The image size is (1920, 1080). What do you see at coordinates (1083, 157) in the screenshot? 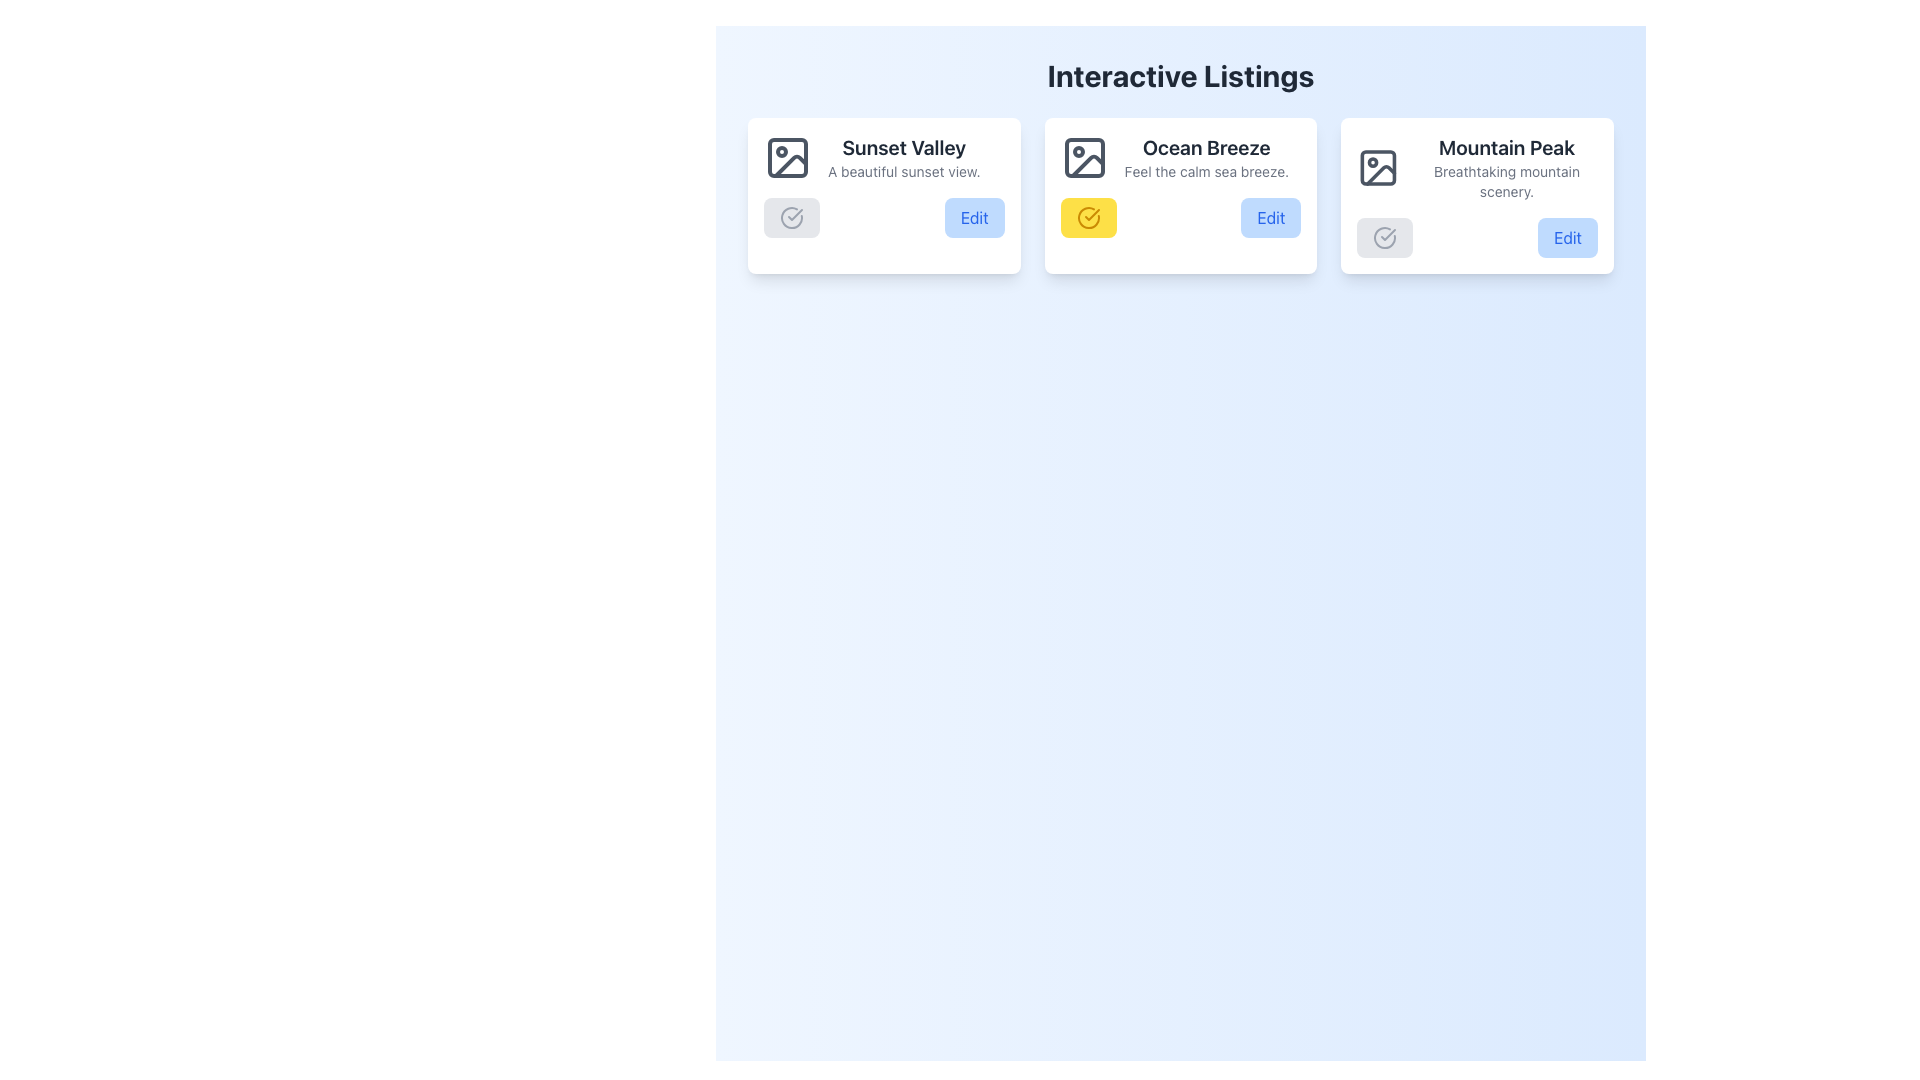
I see `the SVG rectangle element with rounded corners in the image icon on the left side of the 'Ocean Breeze' card` at bounding box center [1083, 157].